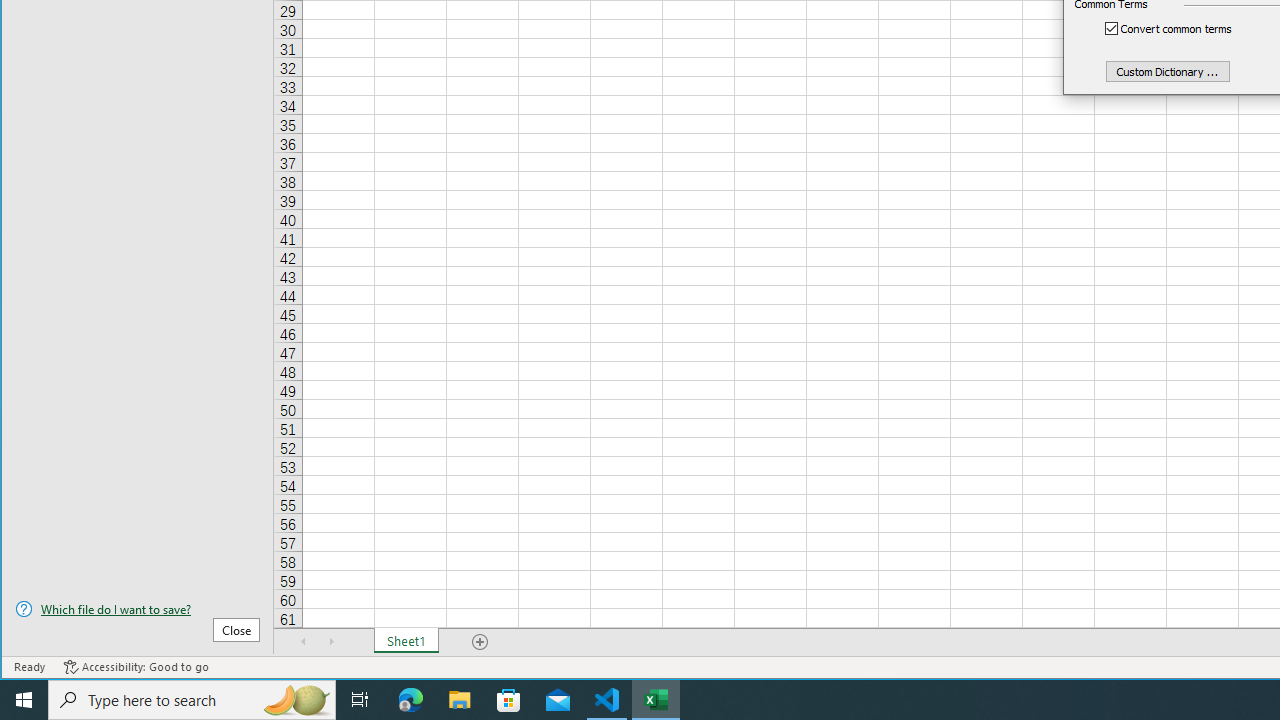  I want to click on 'Microsoft Edge', so click(410, 698).